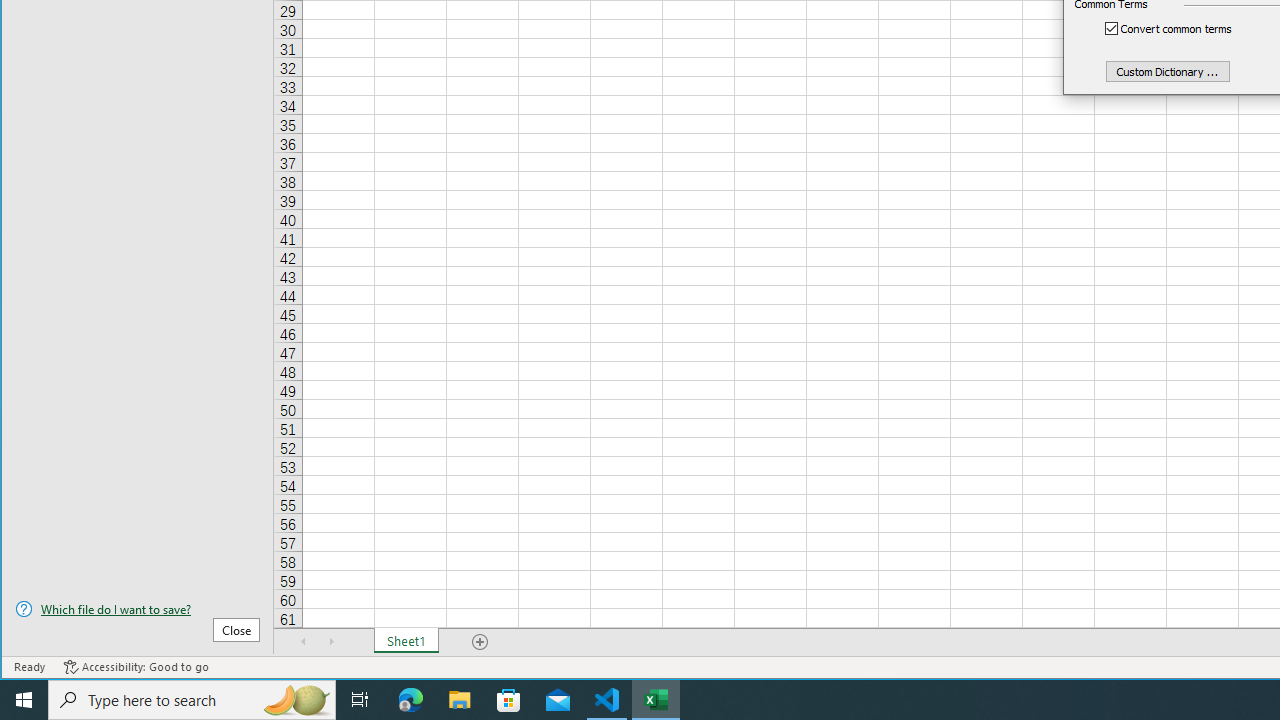  I want to click on 'Microsoft Edge', so click(410, 698).